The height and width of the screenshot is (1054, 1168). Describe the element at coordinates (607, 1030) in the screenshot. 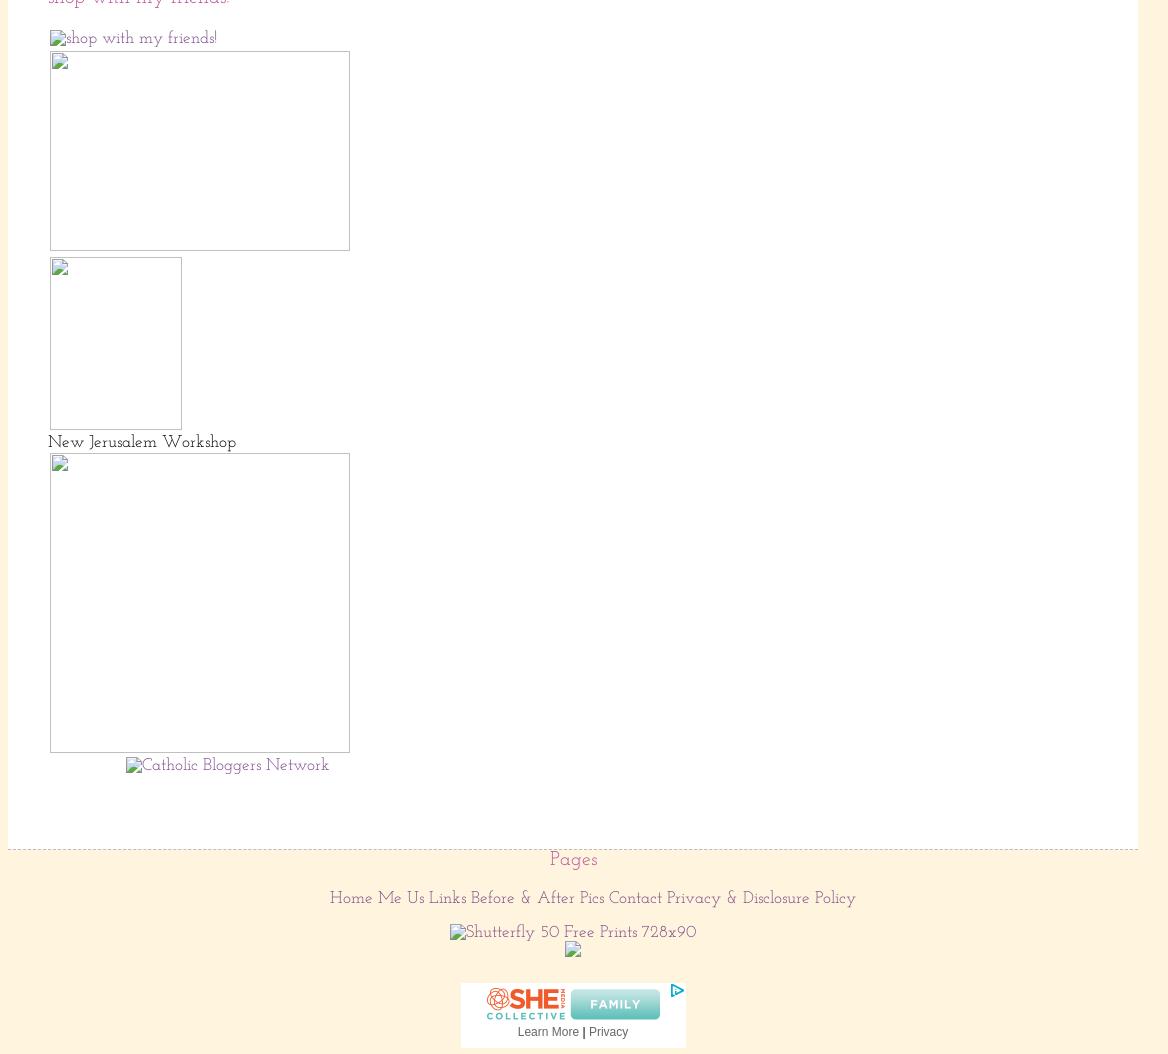

I see `'Privacy'` at that location.